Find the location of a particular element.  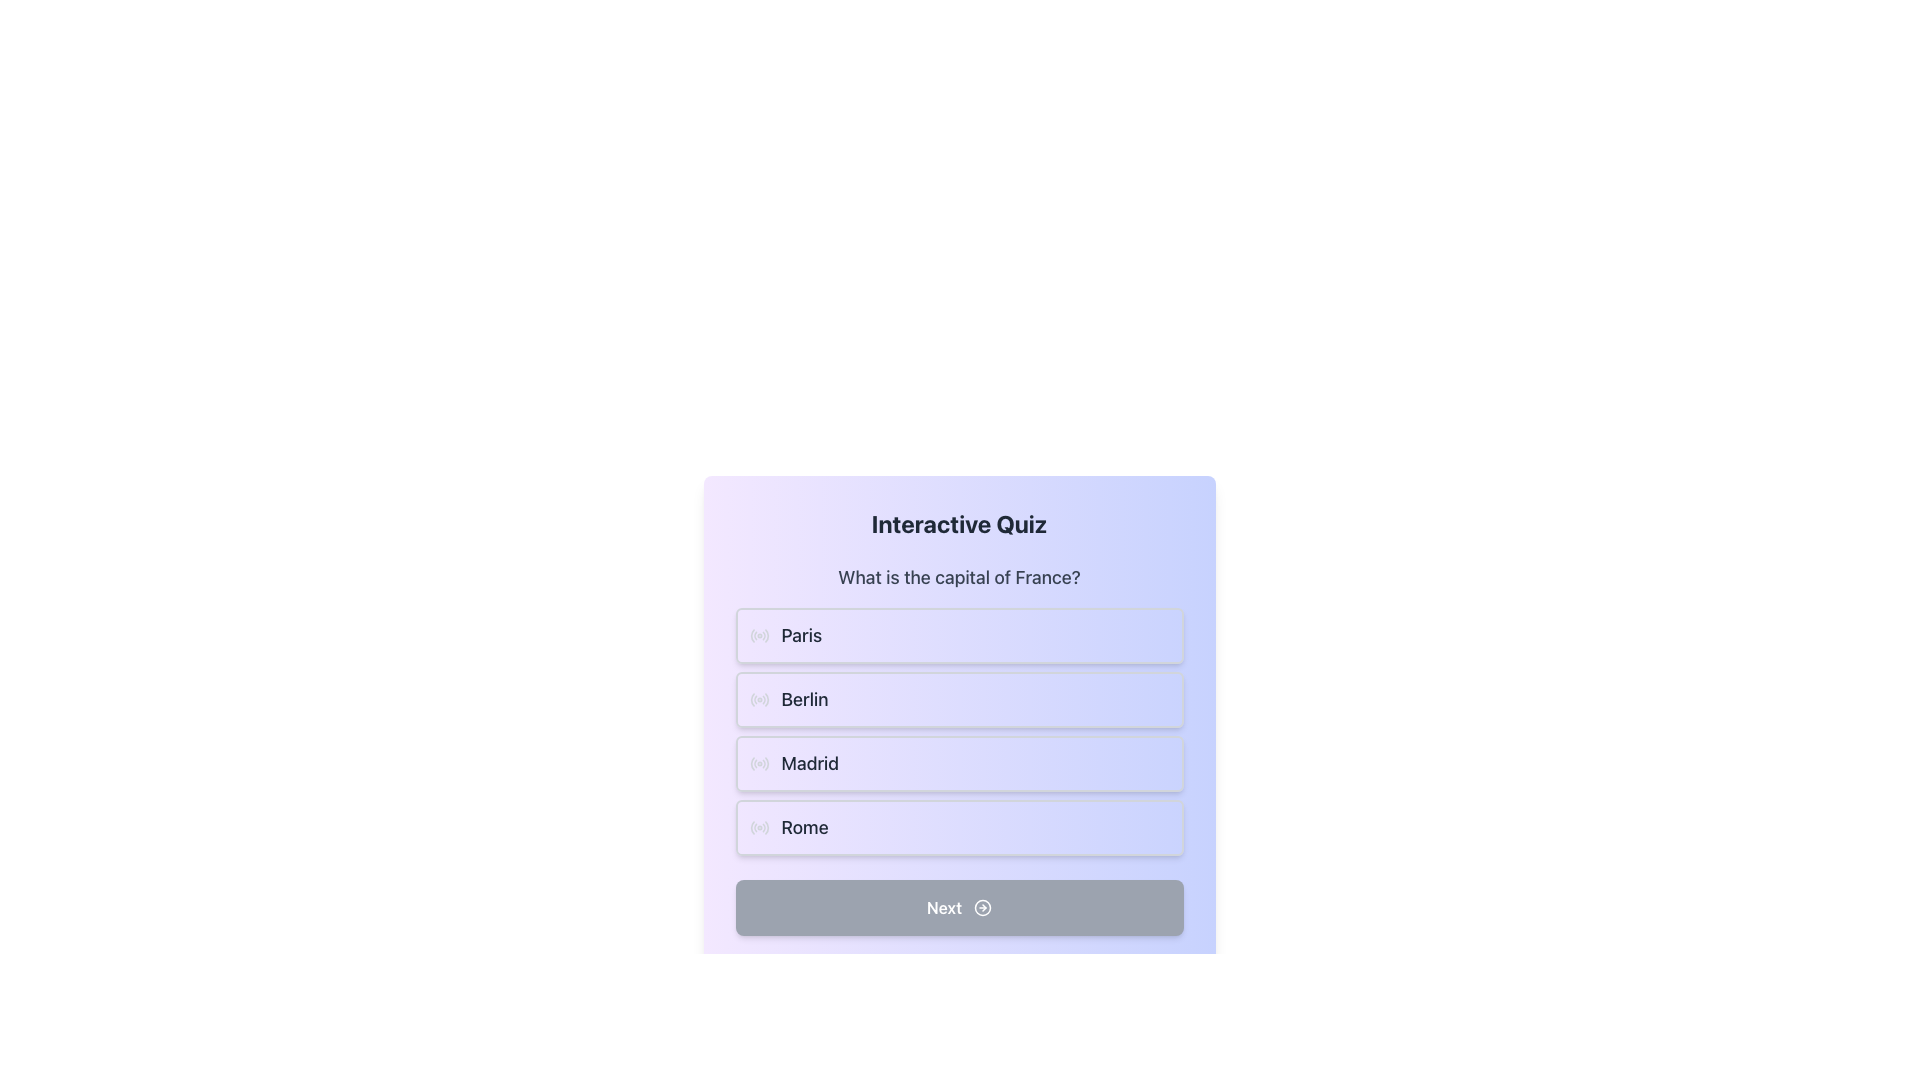

the 'Next' button located at the bottom of the quiz interface to observe hover effects is located at coordinates (958, 907).